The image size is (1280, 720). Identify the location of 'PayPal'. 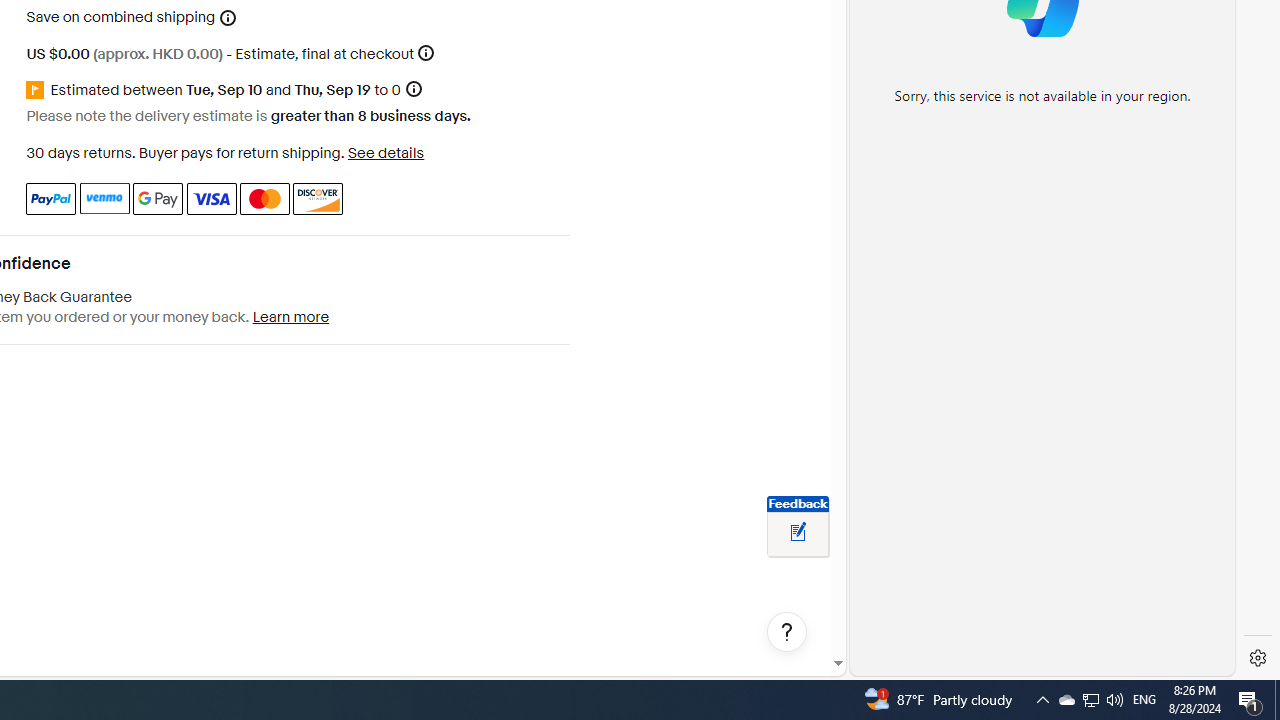
(51, 198).